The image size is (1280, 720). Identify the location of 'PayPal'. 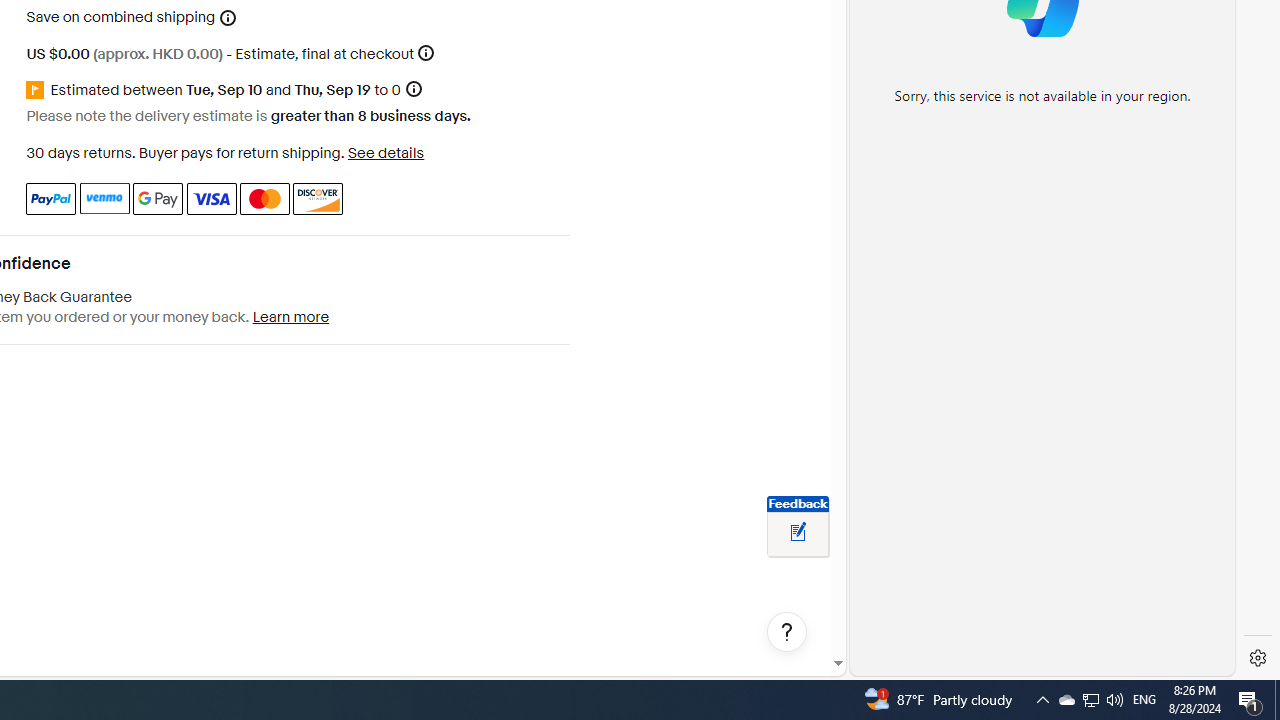
(51, 198).